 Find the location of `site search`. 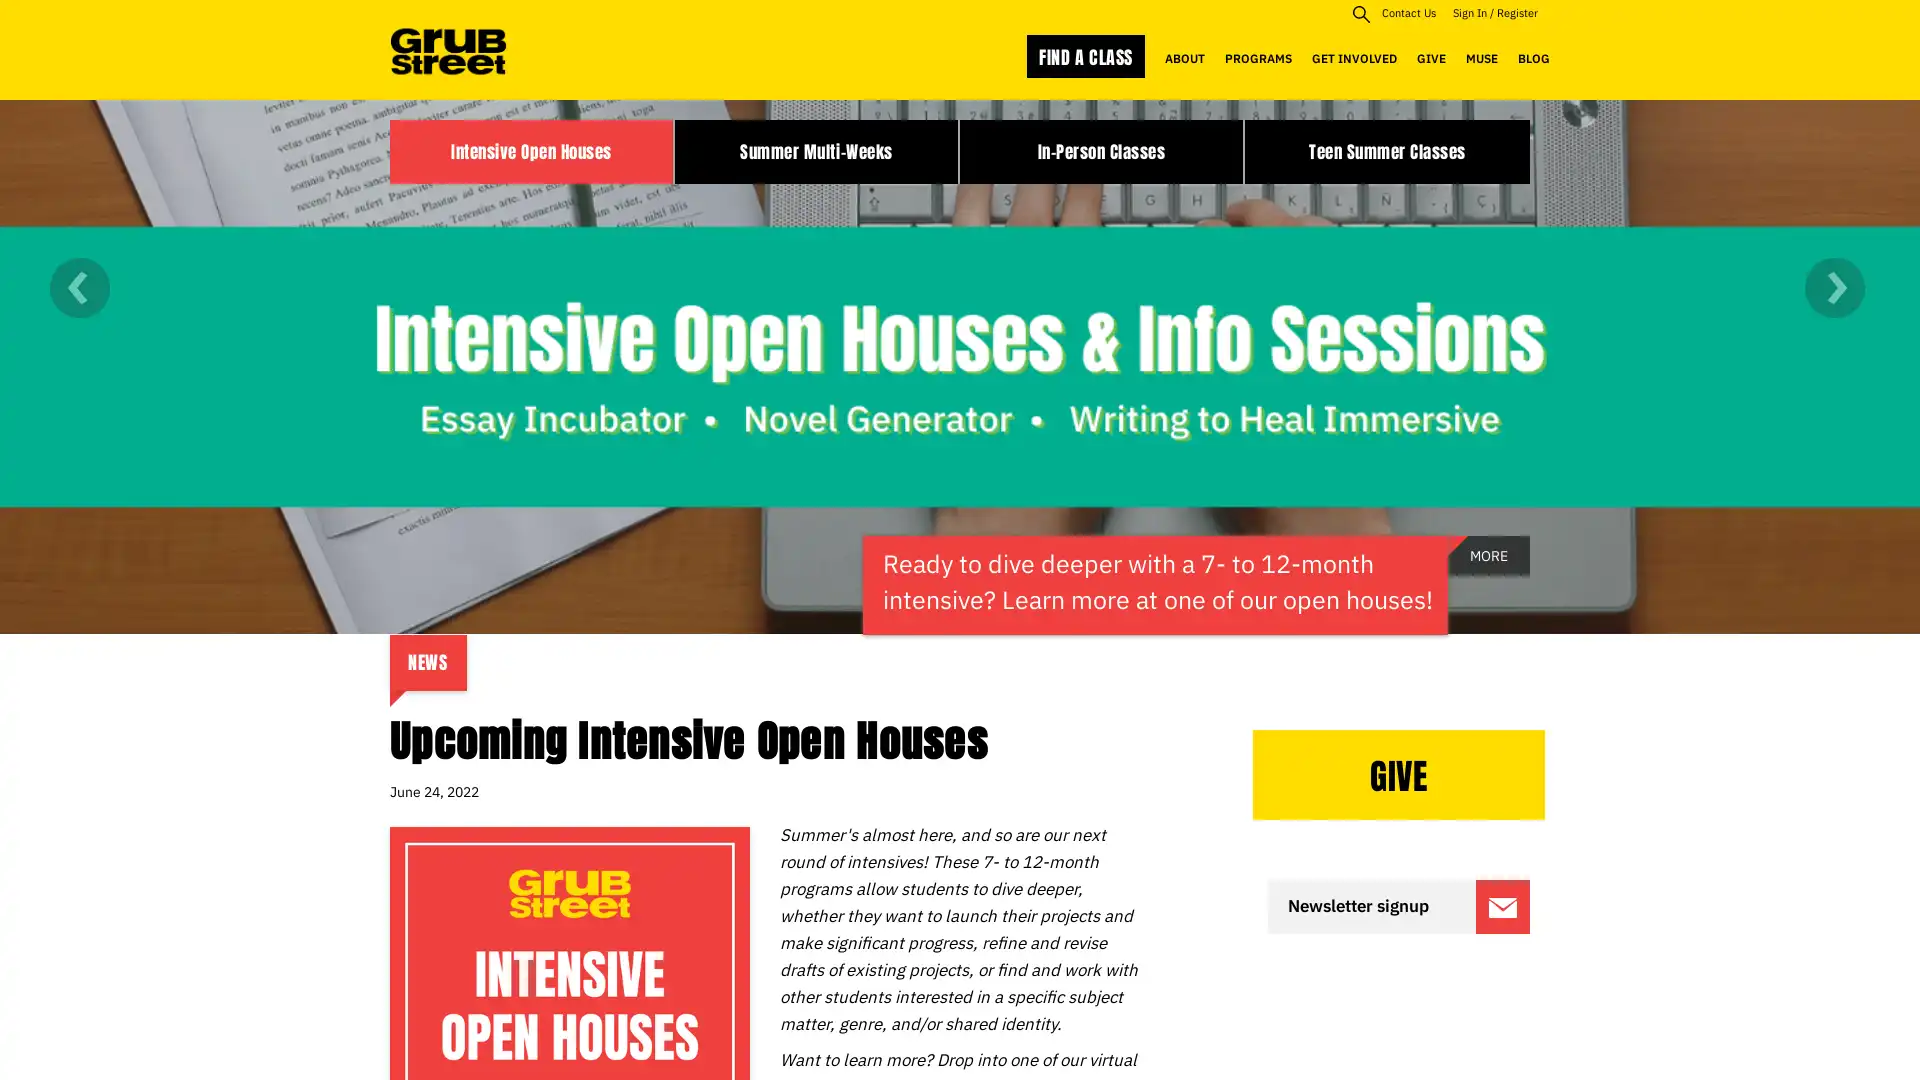

site search is located at coordinates (1360, 13).